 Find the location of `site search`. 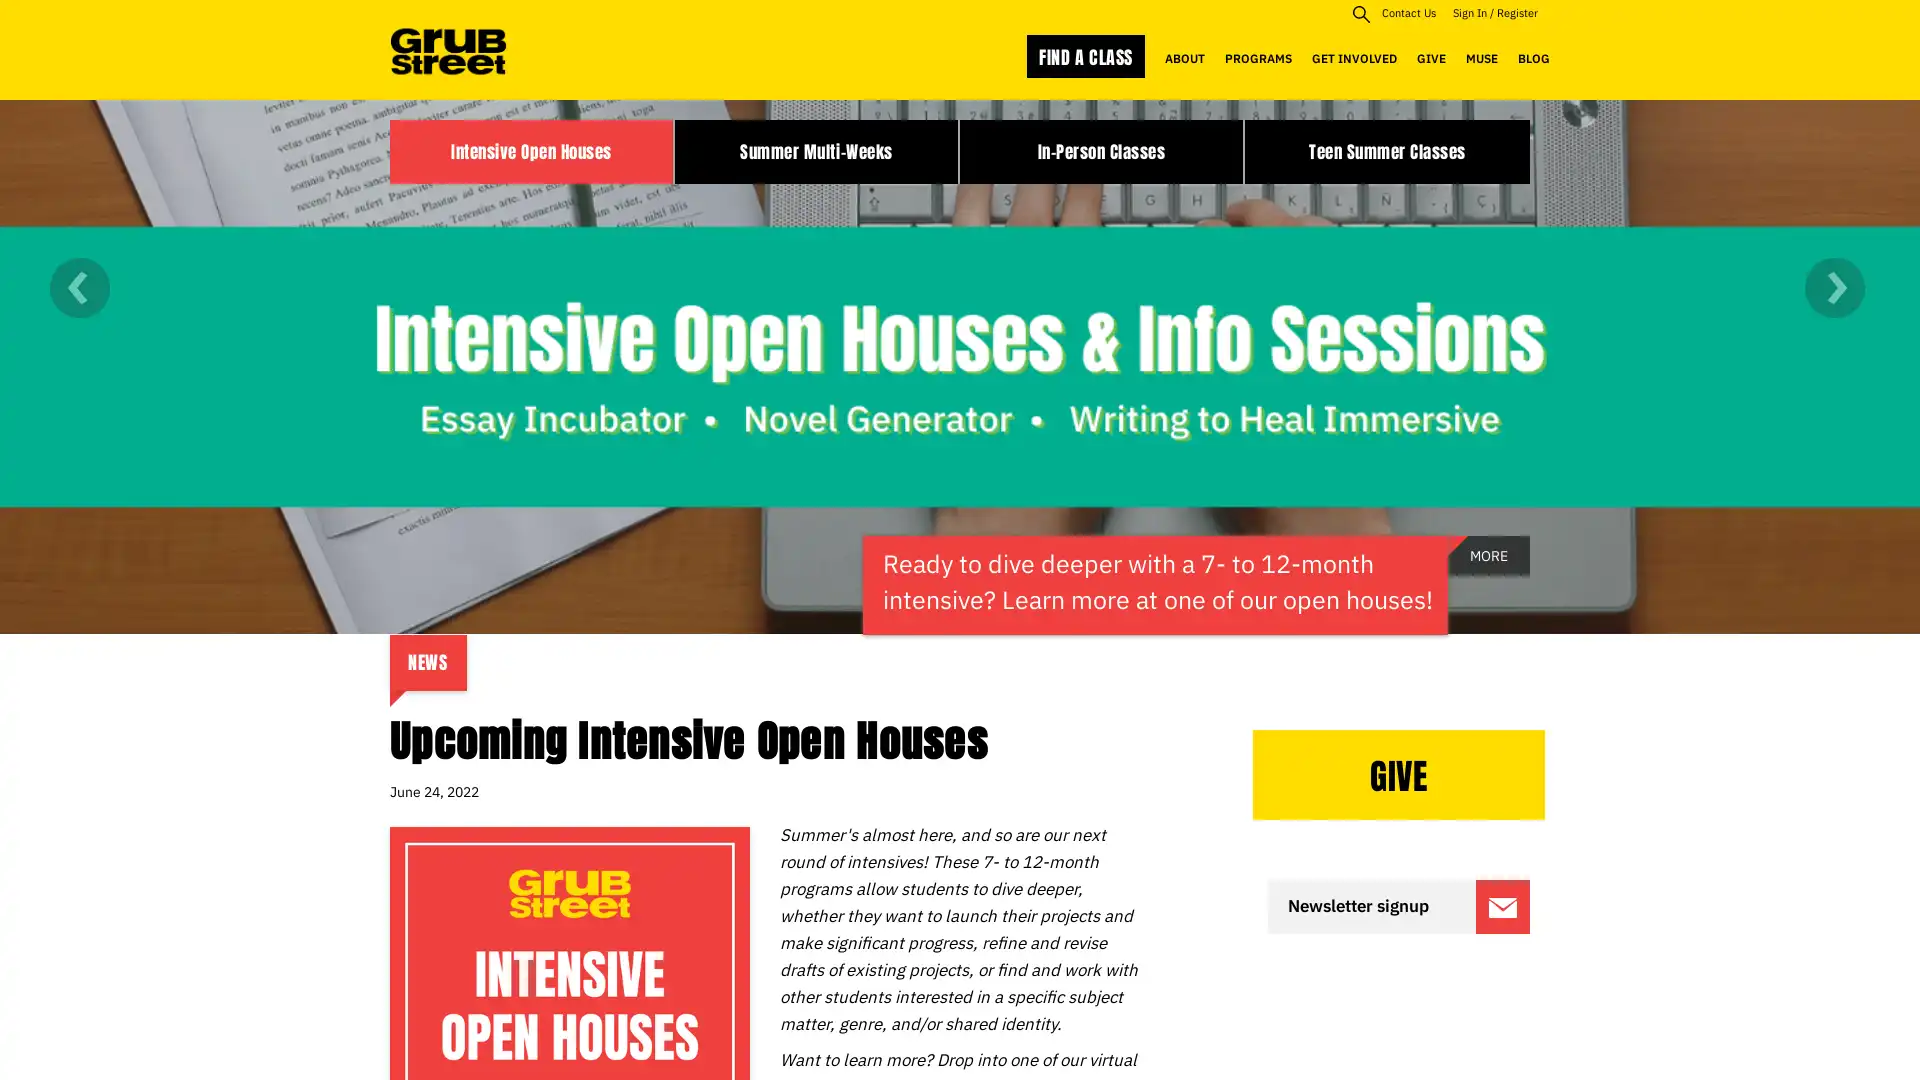

site search is located at coordinates (1360, 13).